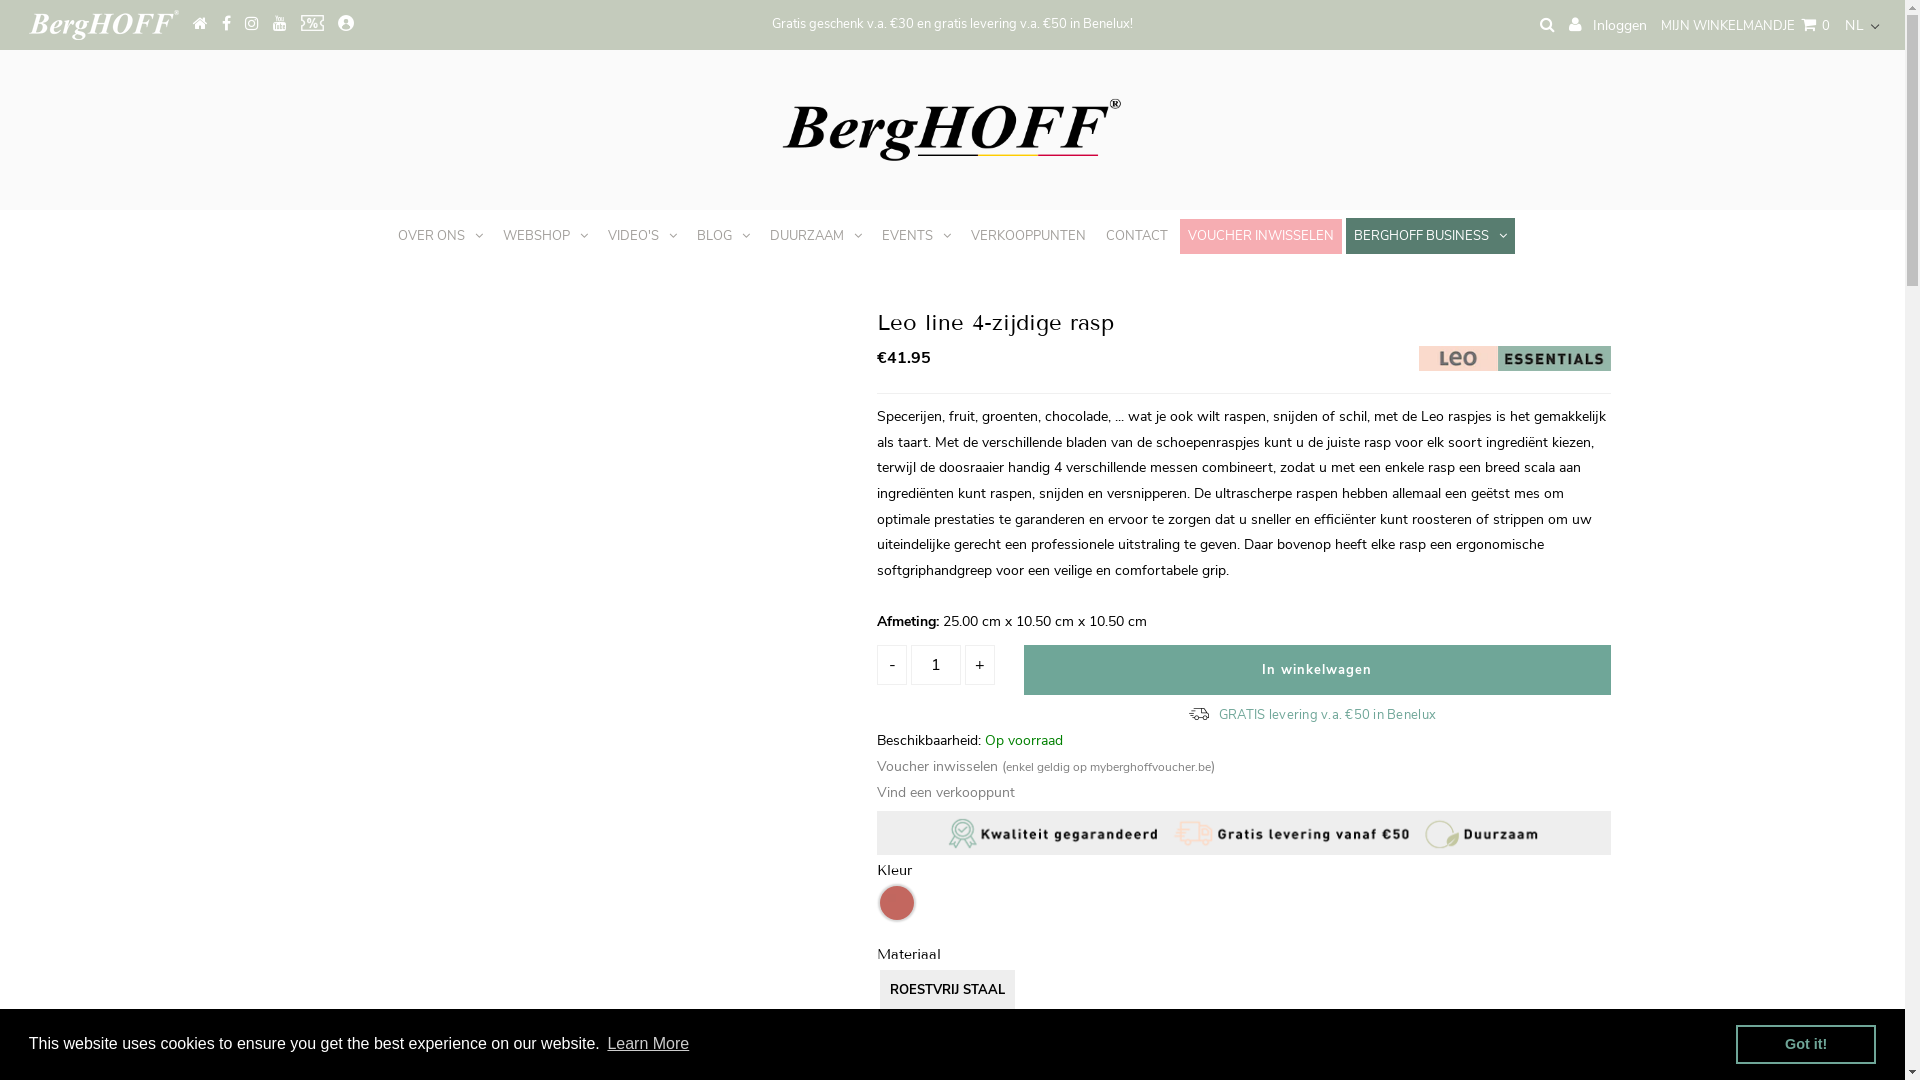 This screenshot has width=1920, height=1080. I want to click on 'BLOG', so click(722, 234).